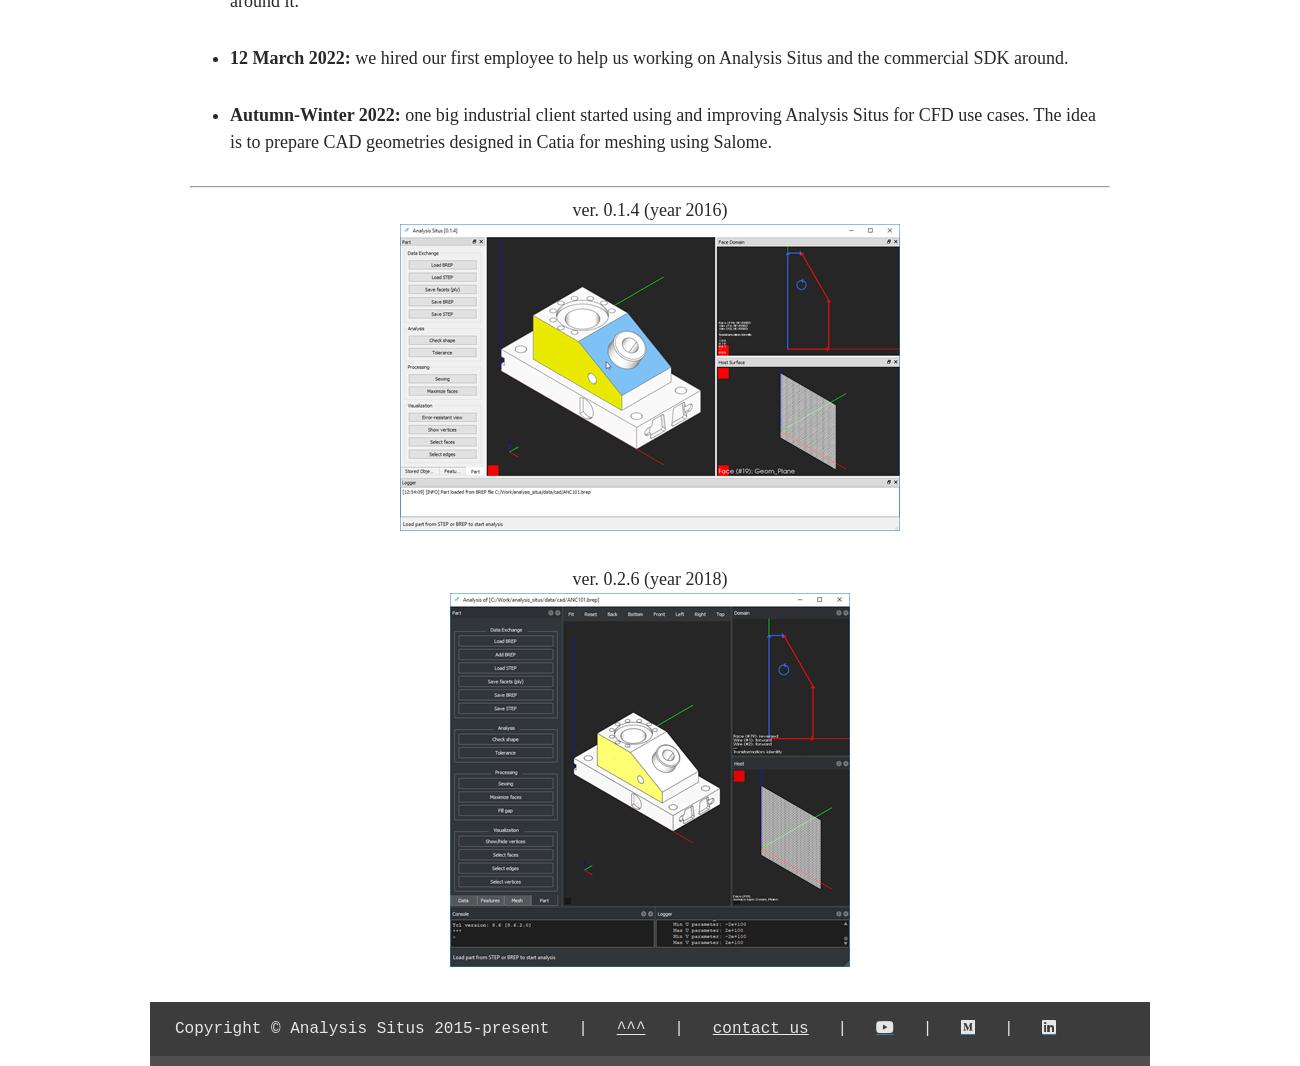 This screenshot has width=1300, height=1066. I want to click on 'we hired our first employee to help us working on Analysis Situs and the commercial SDK around.', so click(709, 56).